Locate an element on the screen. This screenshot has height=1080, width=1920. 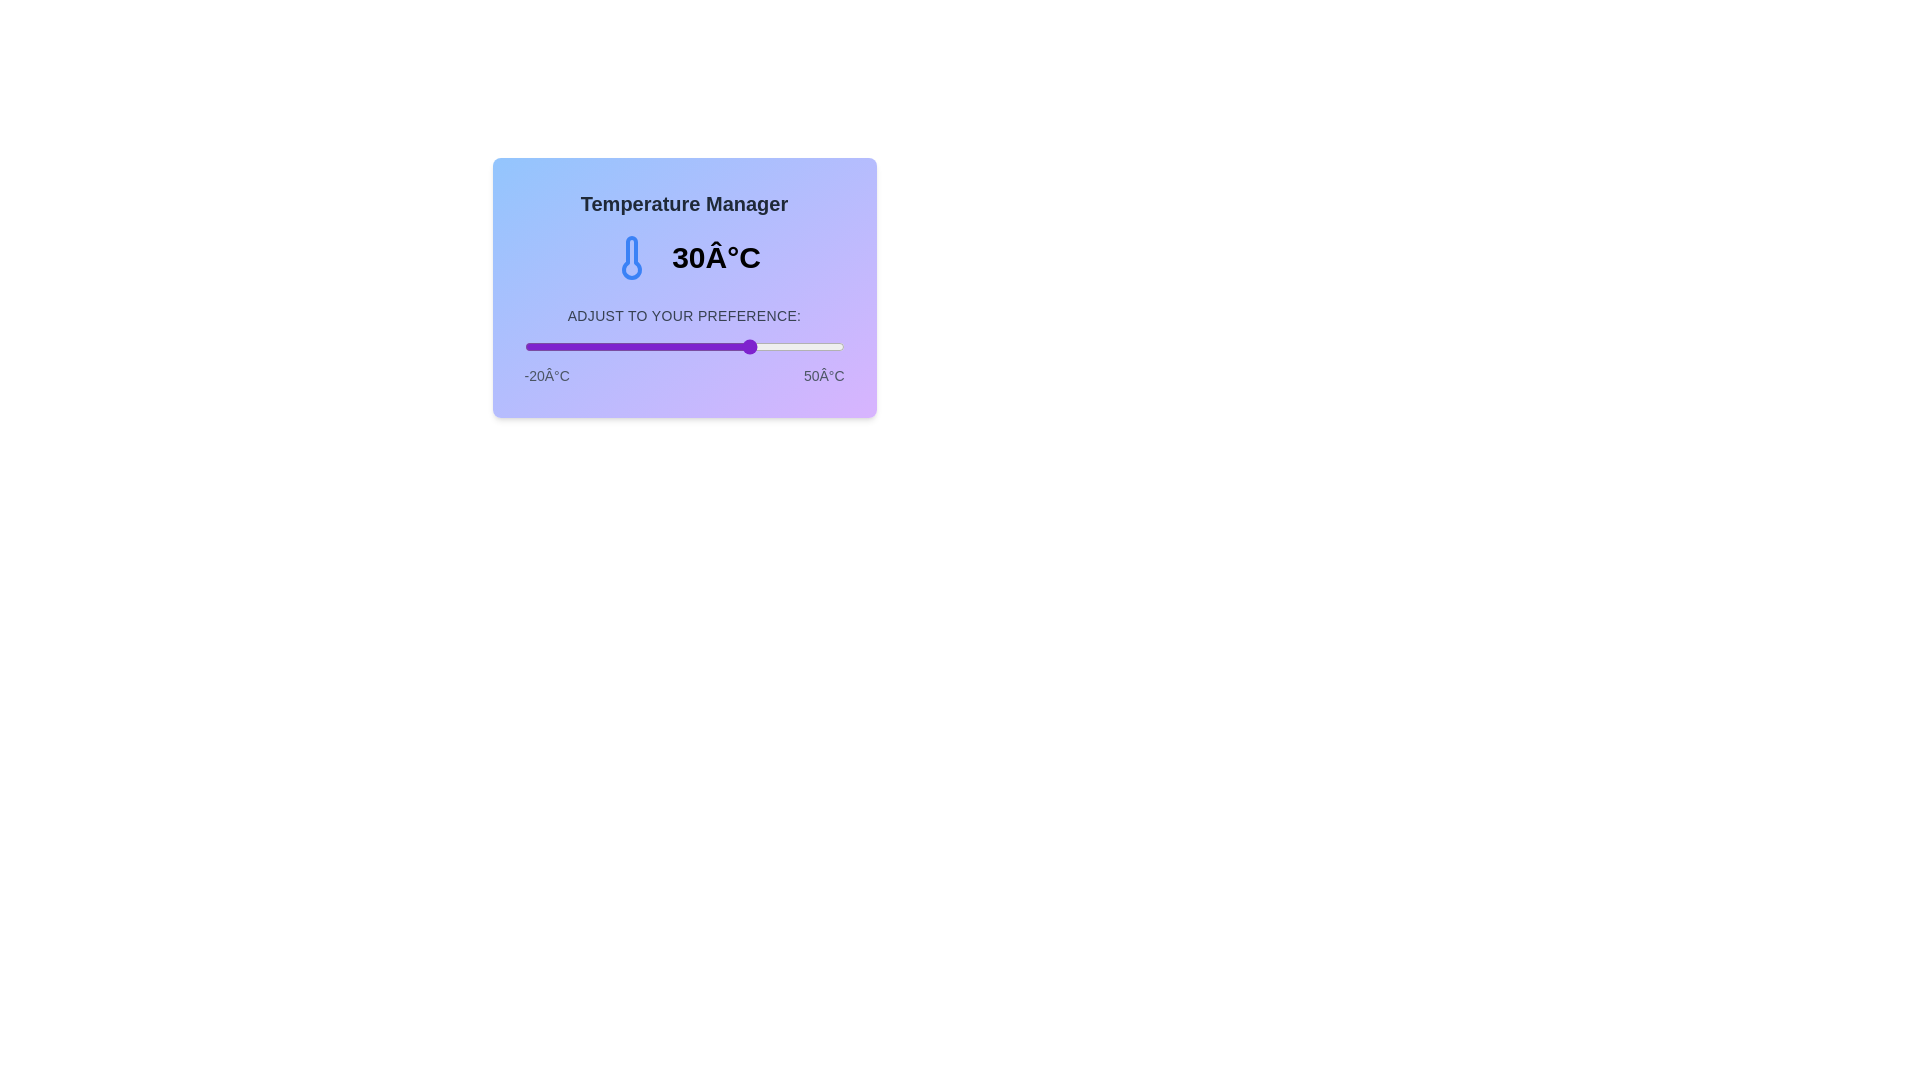
the temperature to 16 degrees Celsius by dragging the slider is located at coordinates (689, 346).